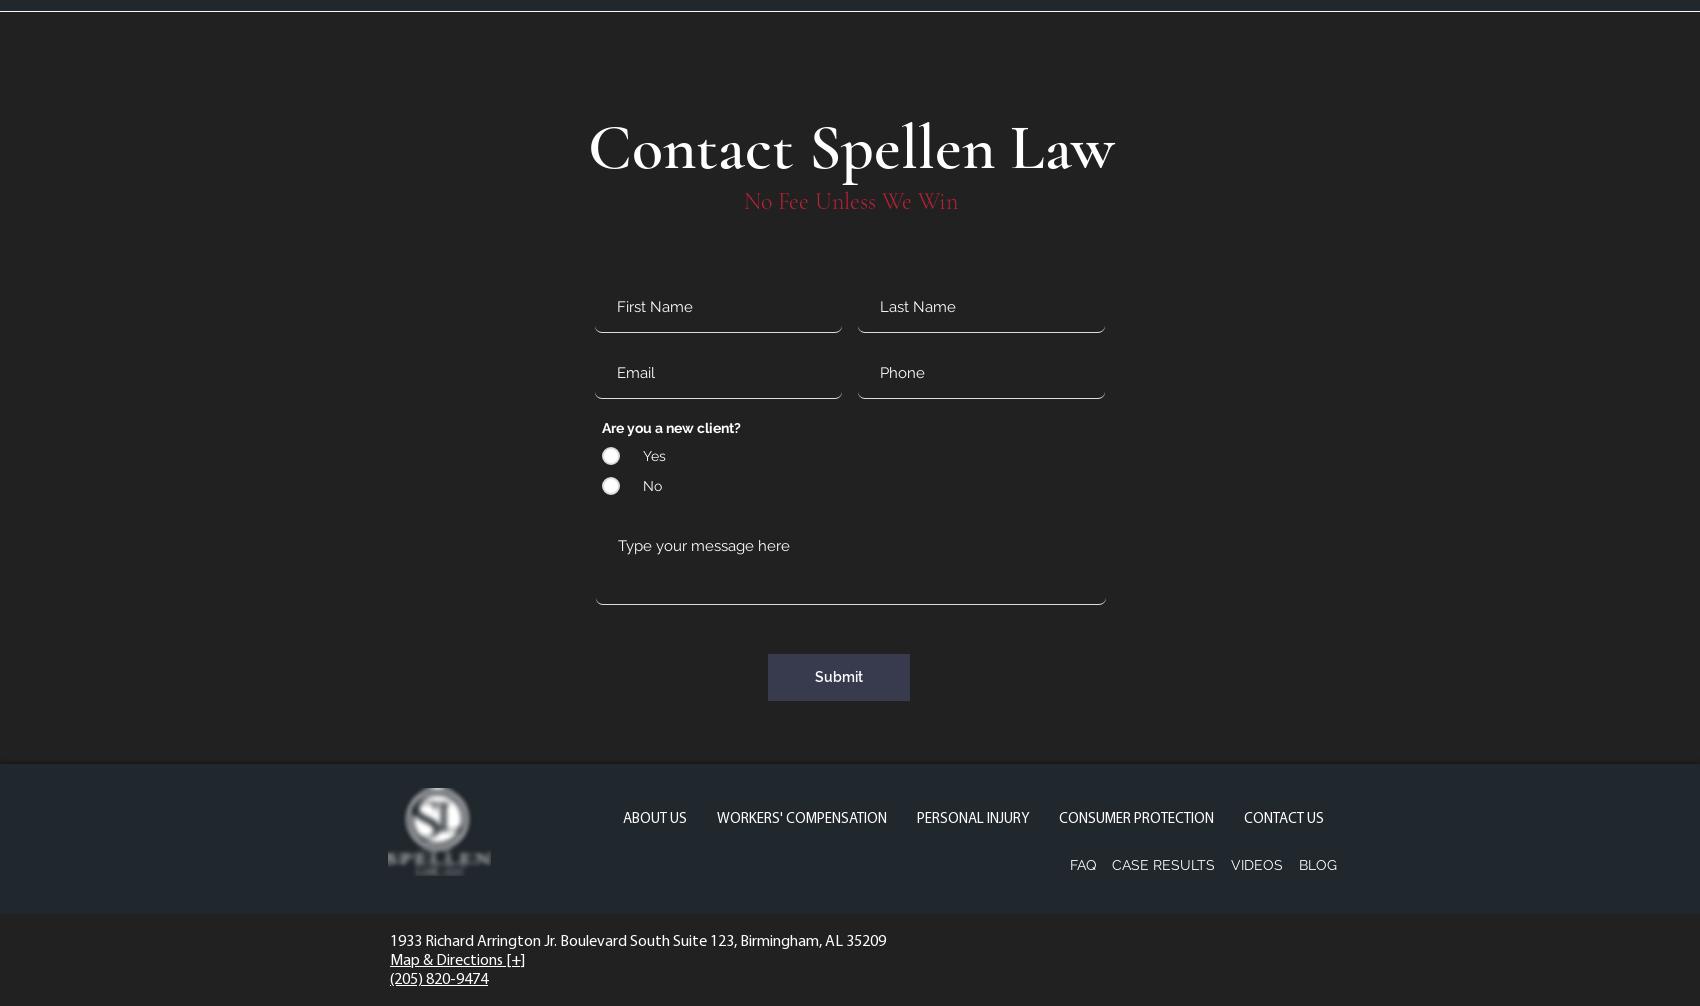 This screenshot has height=1006, width=1700. What do you see at coordinates (1069, 863) in the screenshot?
I see `'FAQ'` at bounding box center [1069, 863].